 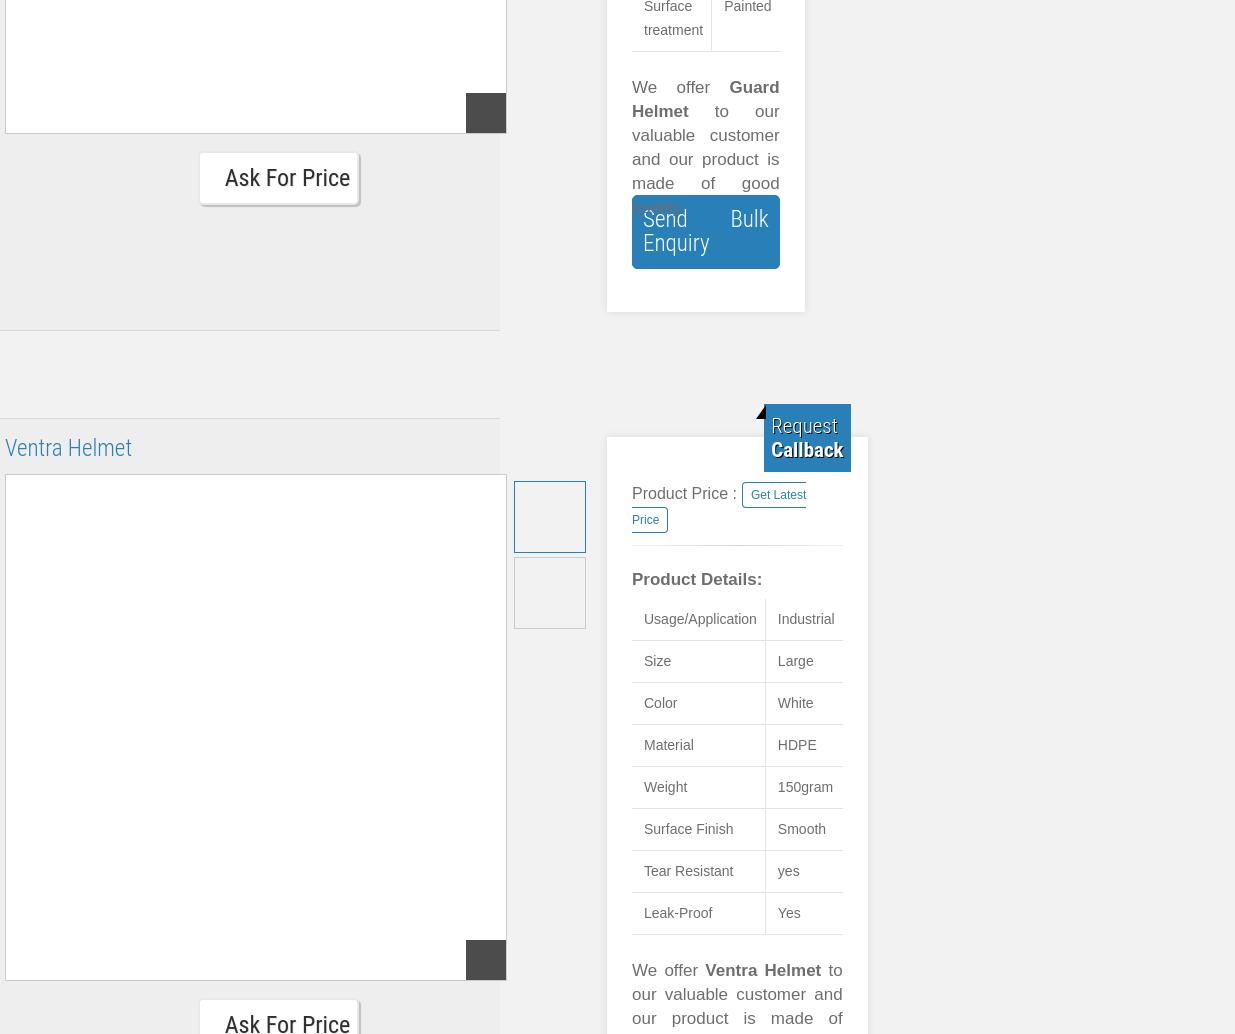 What do you see at coordinates (665, 785) in the screenshot?
I see `'Weight'` at bounding box center [665, 785].